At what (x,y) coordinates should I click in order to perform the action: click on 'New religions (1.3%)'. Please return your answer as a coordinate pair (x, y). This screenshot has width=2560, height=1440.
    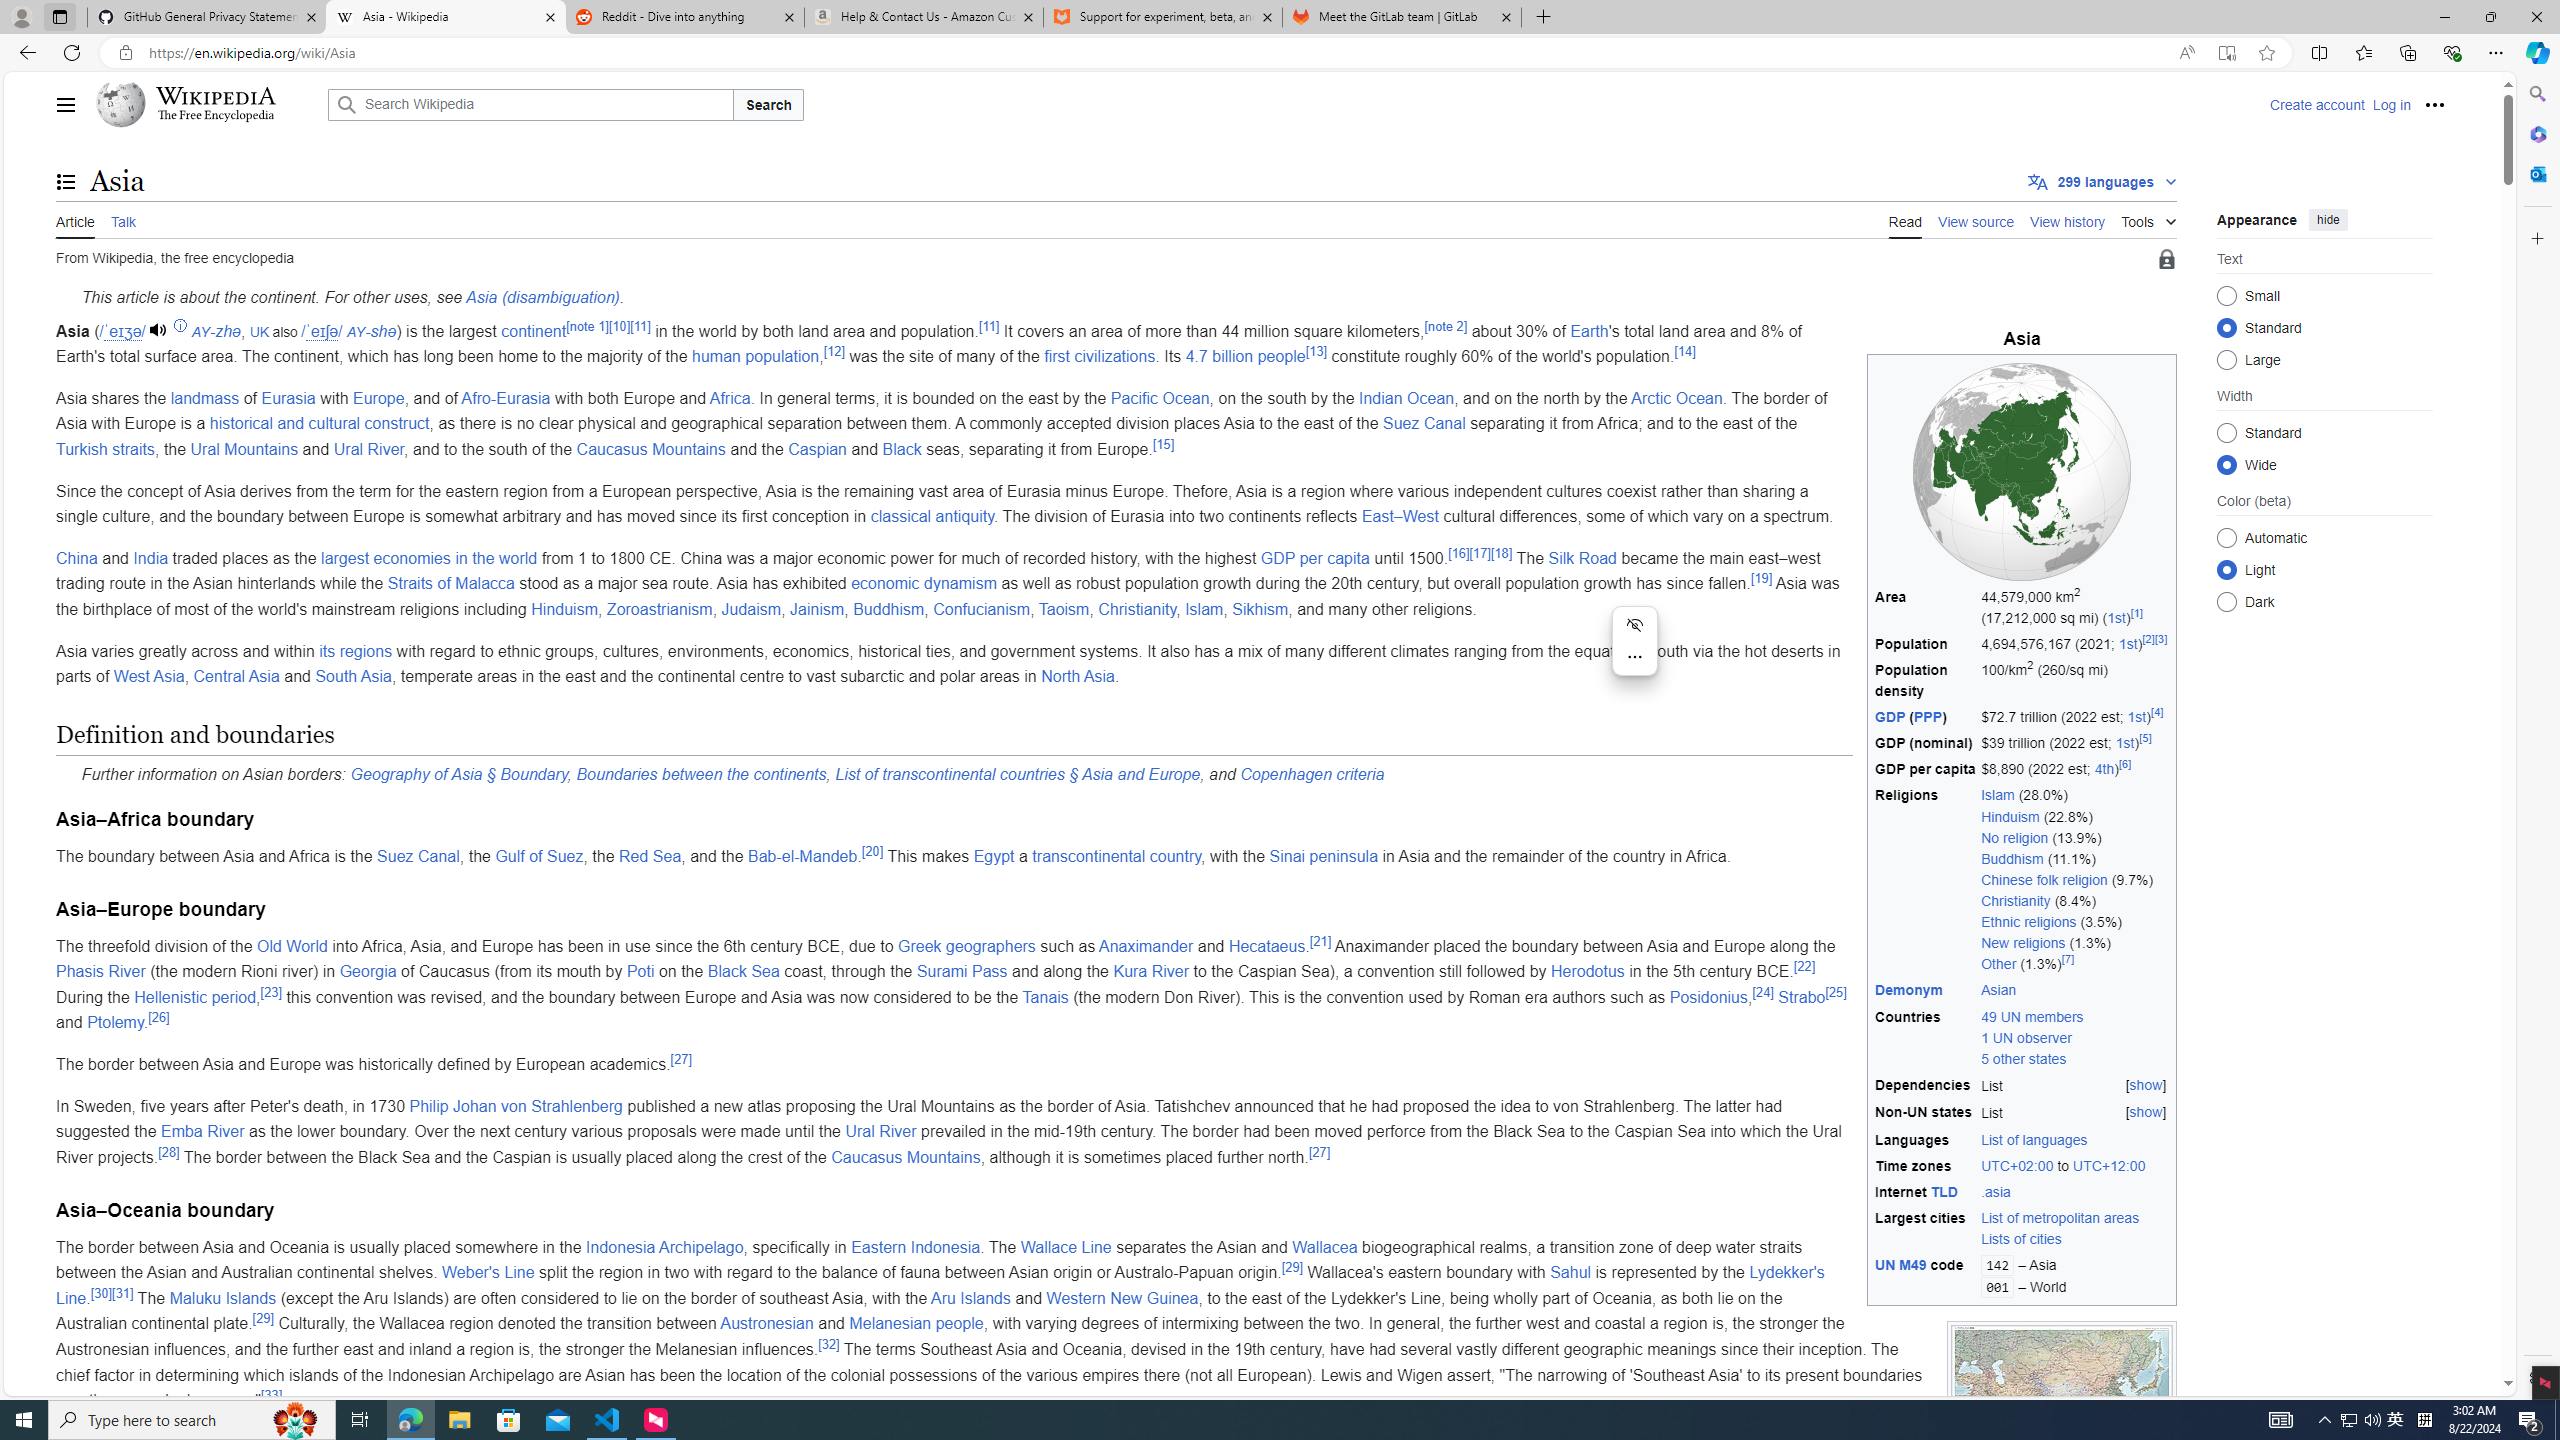
    Looking at the image, I should click on (2075, 942).